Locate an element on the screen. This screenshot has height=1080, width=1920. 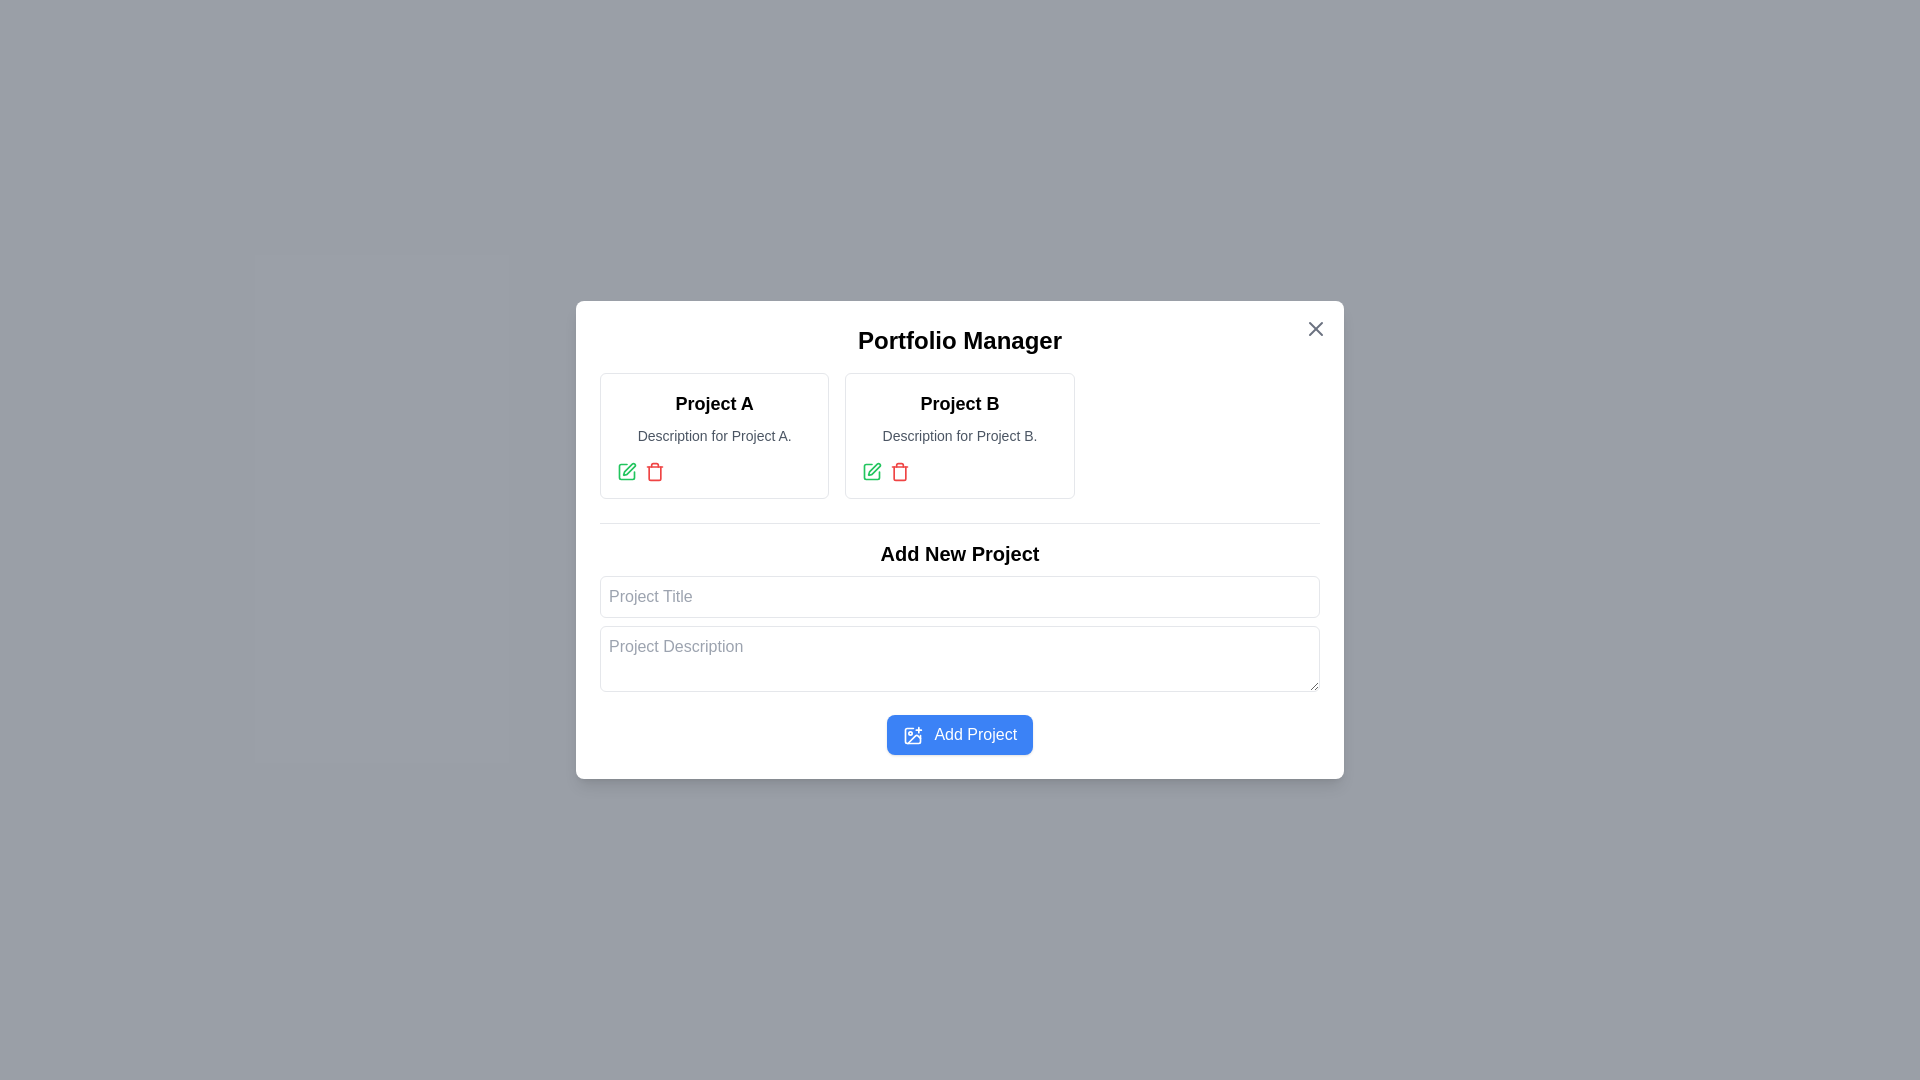
the decorative icon for adding a new project, which is located on the left side of the 'Add Project' button text at the bottom-center of the modal window is located at coordinates (911, 735).